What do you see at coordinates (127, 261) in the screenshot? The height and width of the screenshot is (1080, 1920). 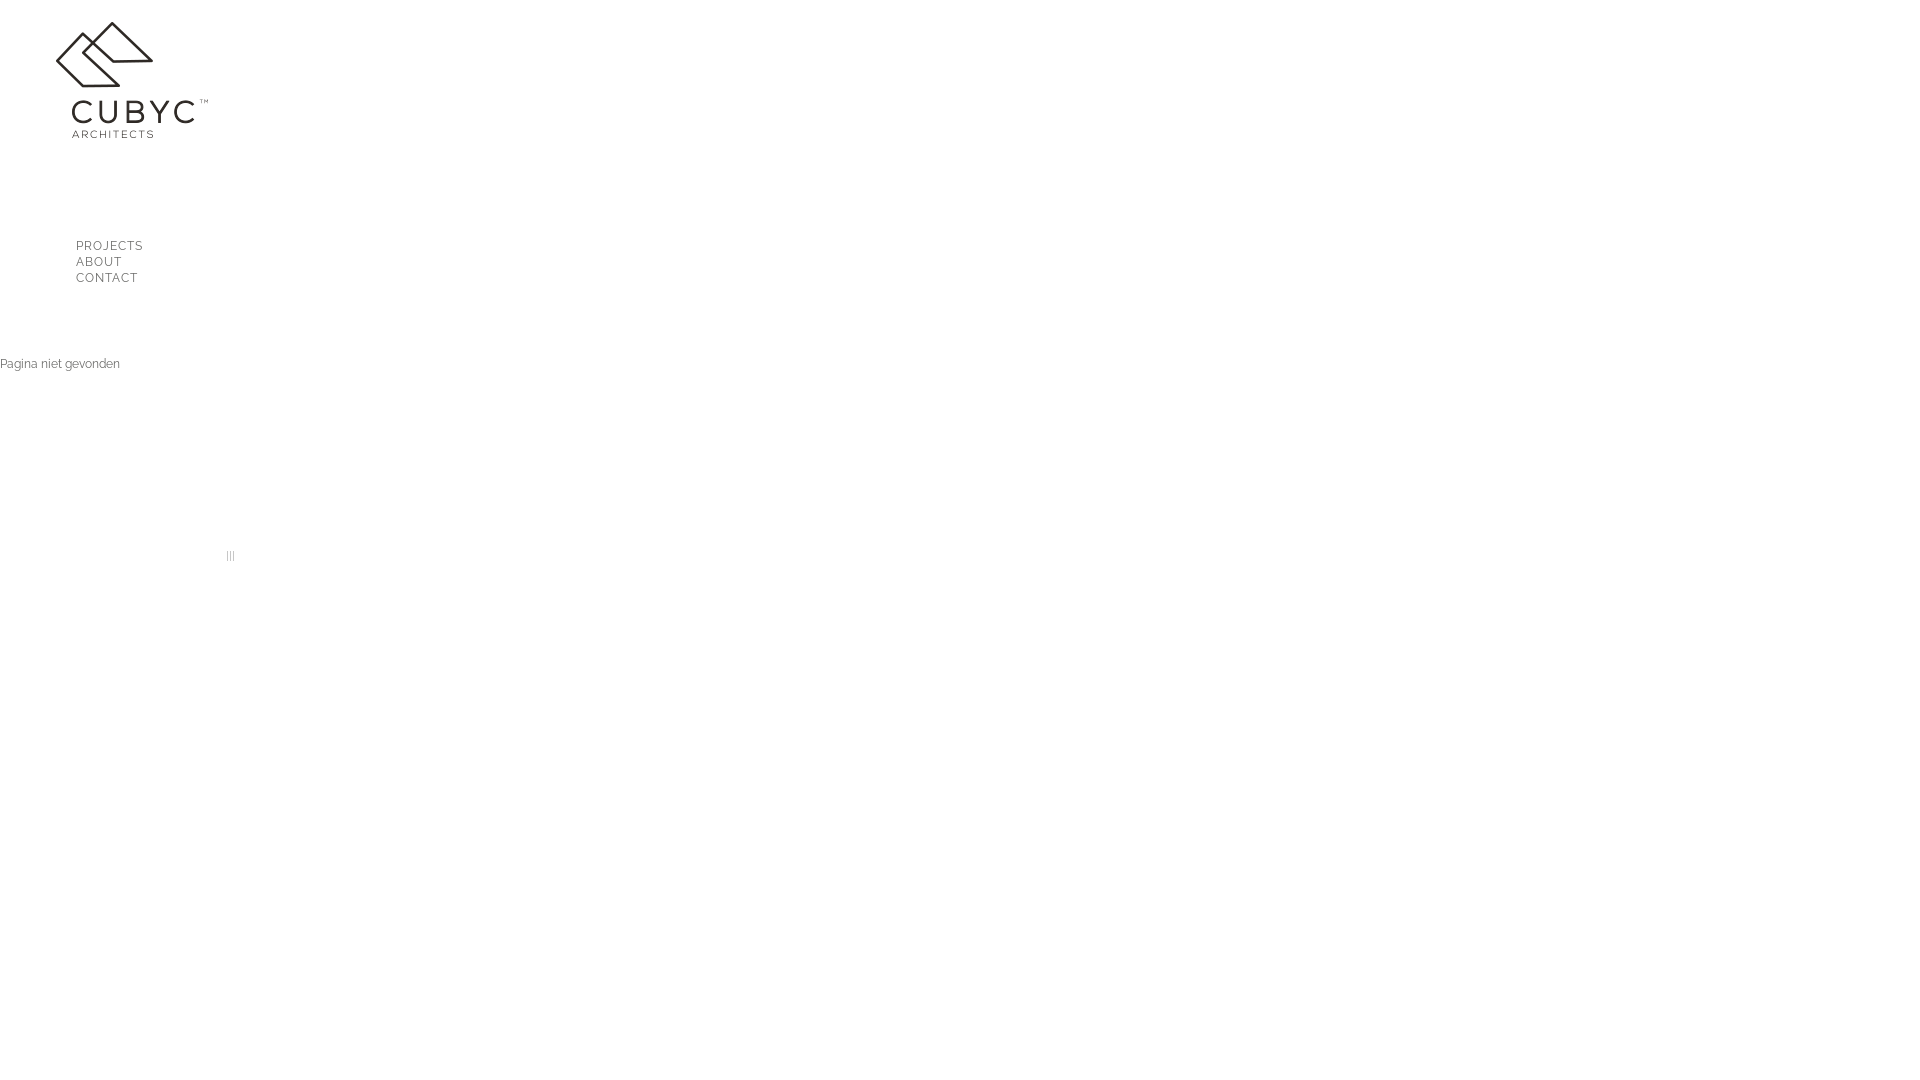 I see `'ABOUT'` at bounding box center [127, 261].